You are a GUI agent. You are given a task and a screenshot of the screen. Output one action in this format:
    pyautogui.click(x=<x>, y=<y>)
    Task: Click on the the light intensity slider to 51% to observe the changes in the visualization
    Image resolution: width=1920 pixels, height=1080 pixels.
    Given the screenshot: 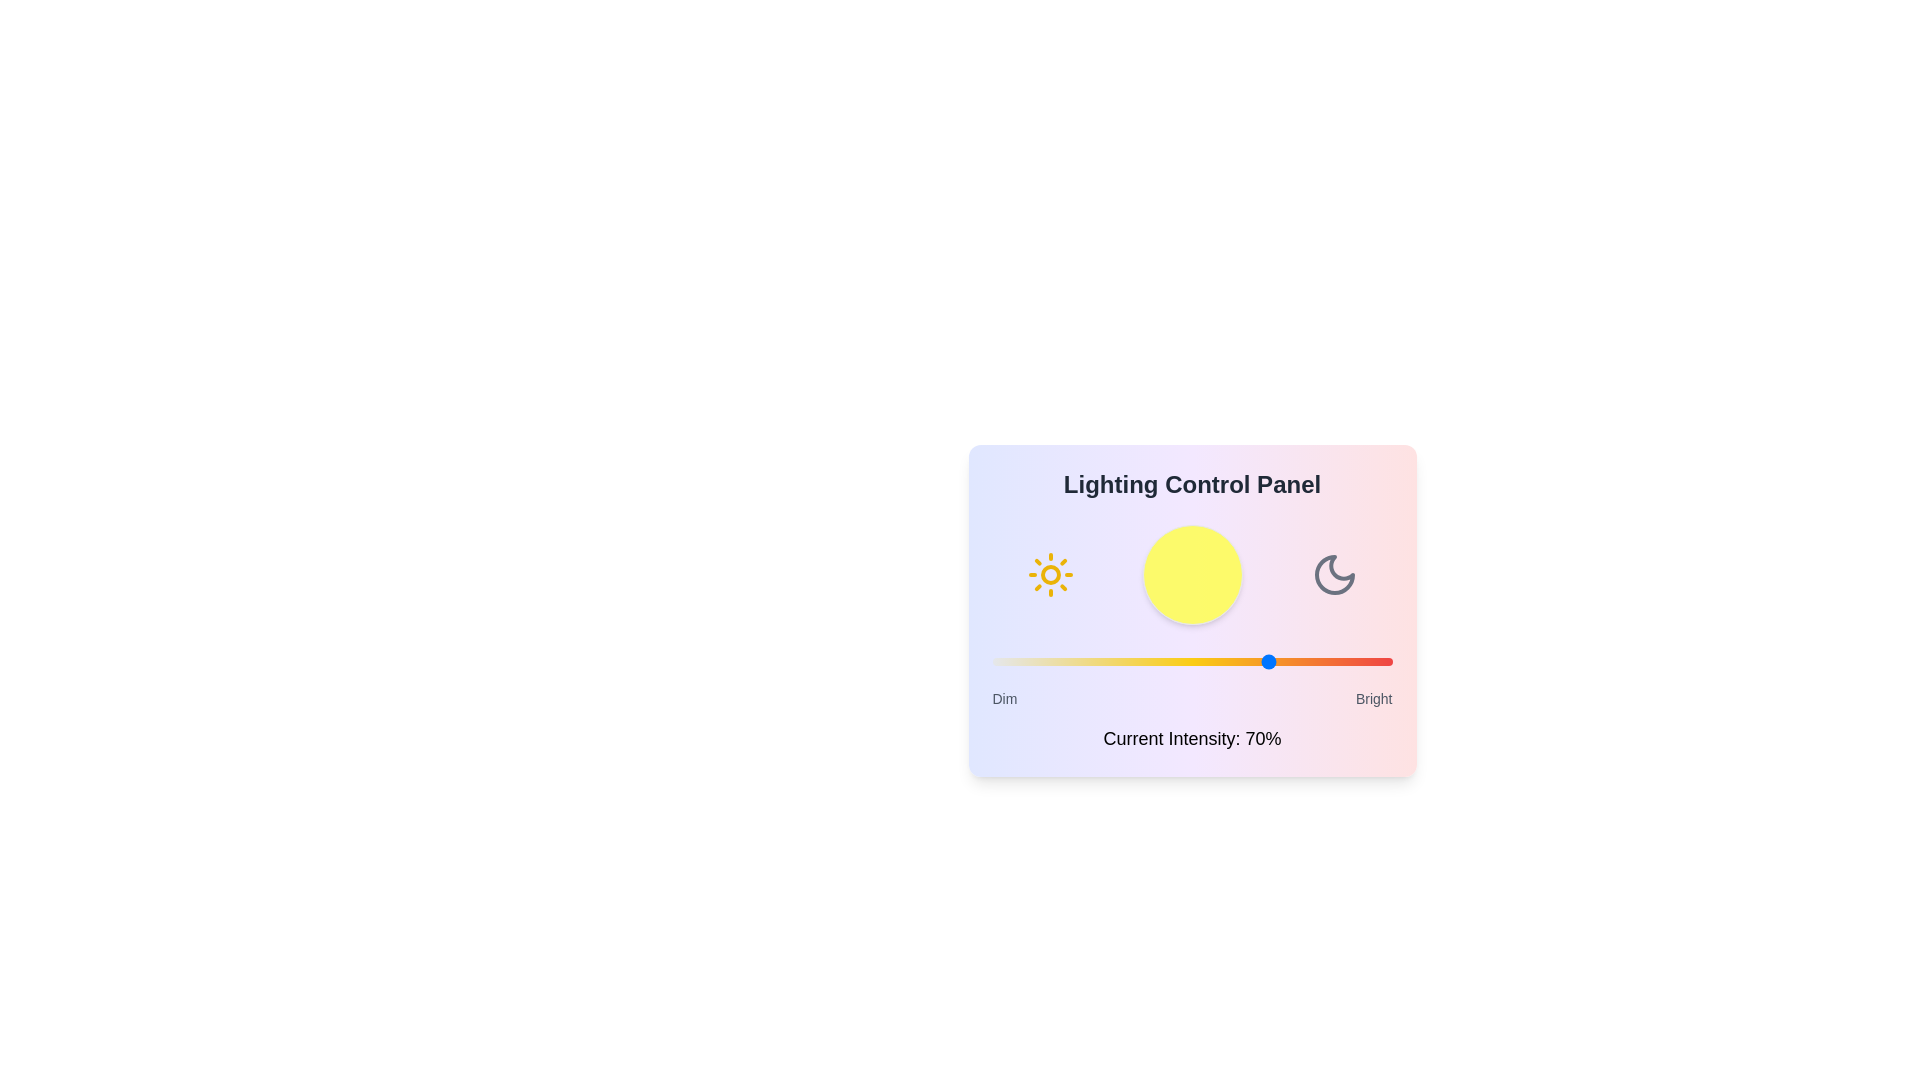 What is the action you would take?
    pyautogui.click(x=1196, y=662)
    